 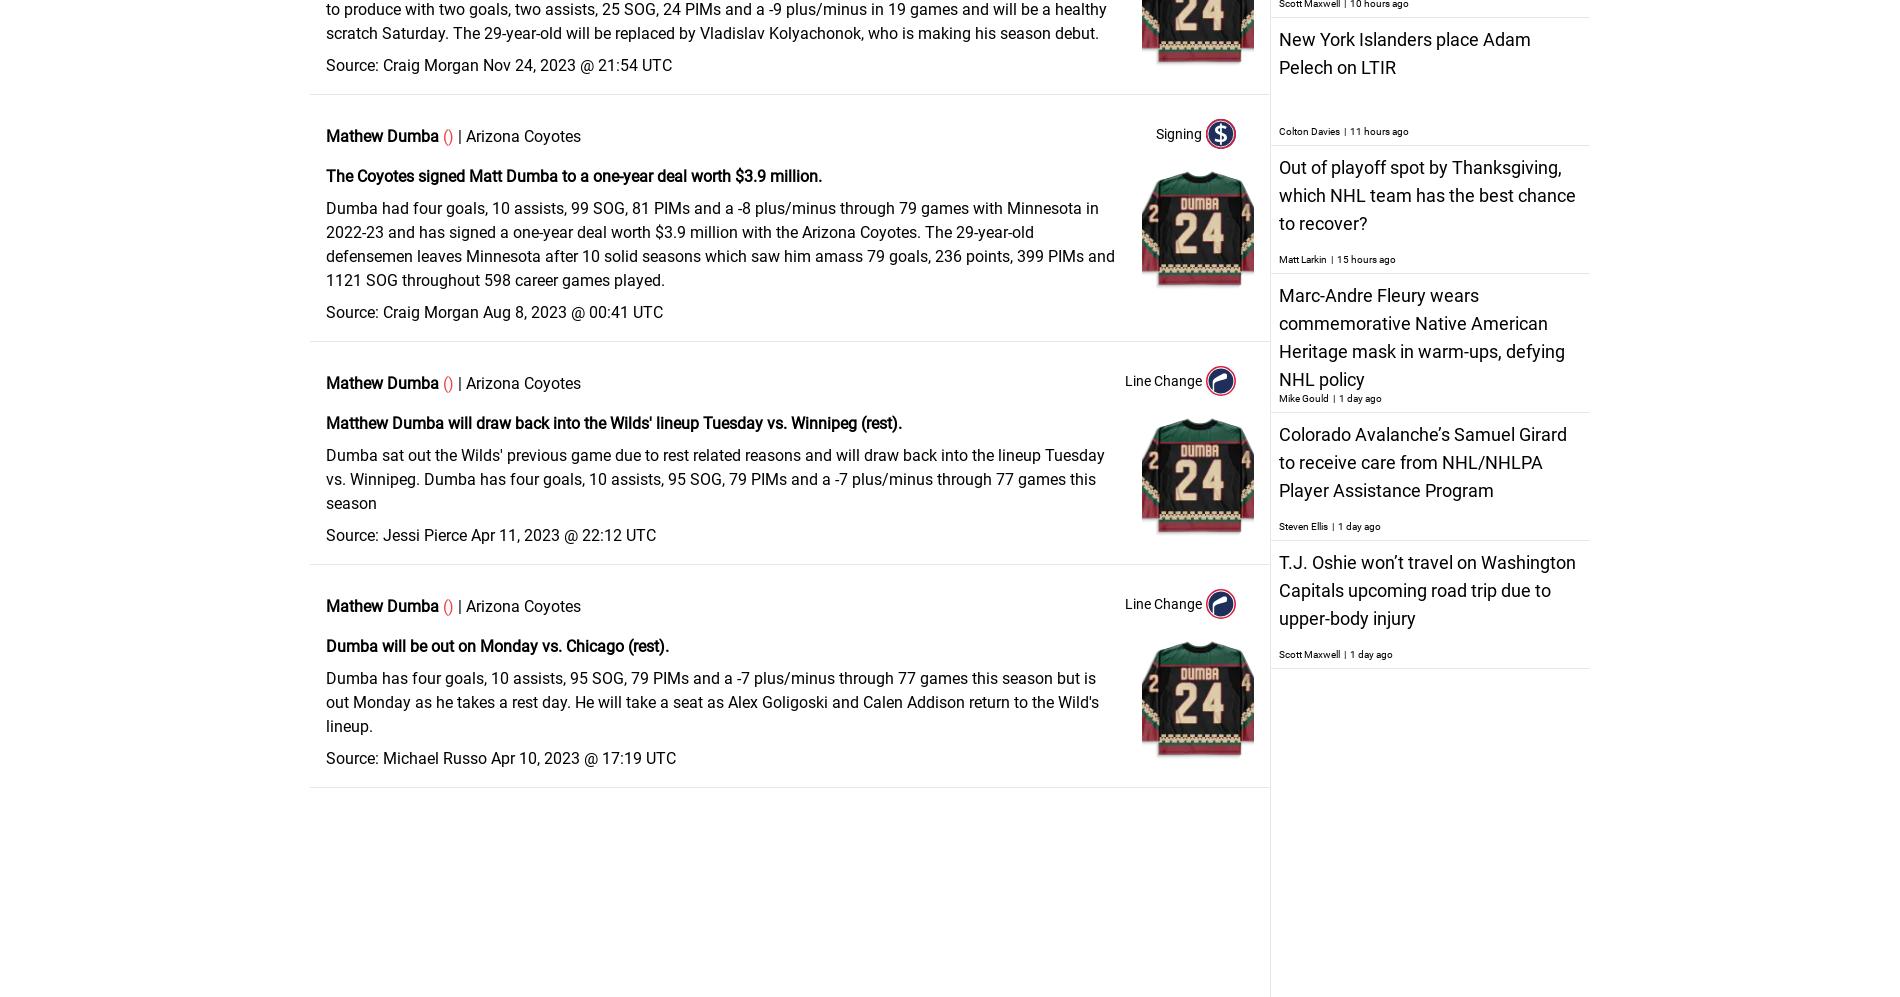 What do you see at coordinates (1308, 131) in the screenshot?
I see `'Colton Davies'` at bounding box center [1308, 131].